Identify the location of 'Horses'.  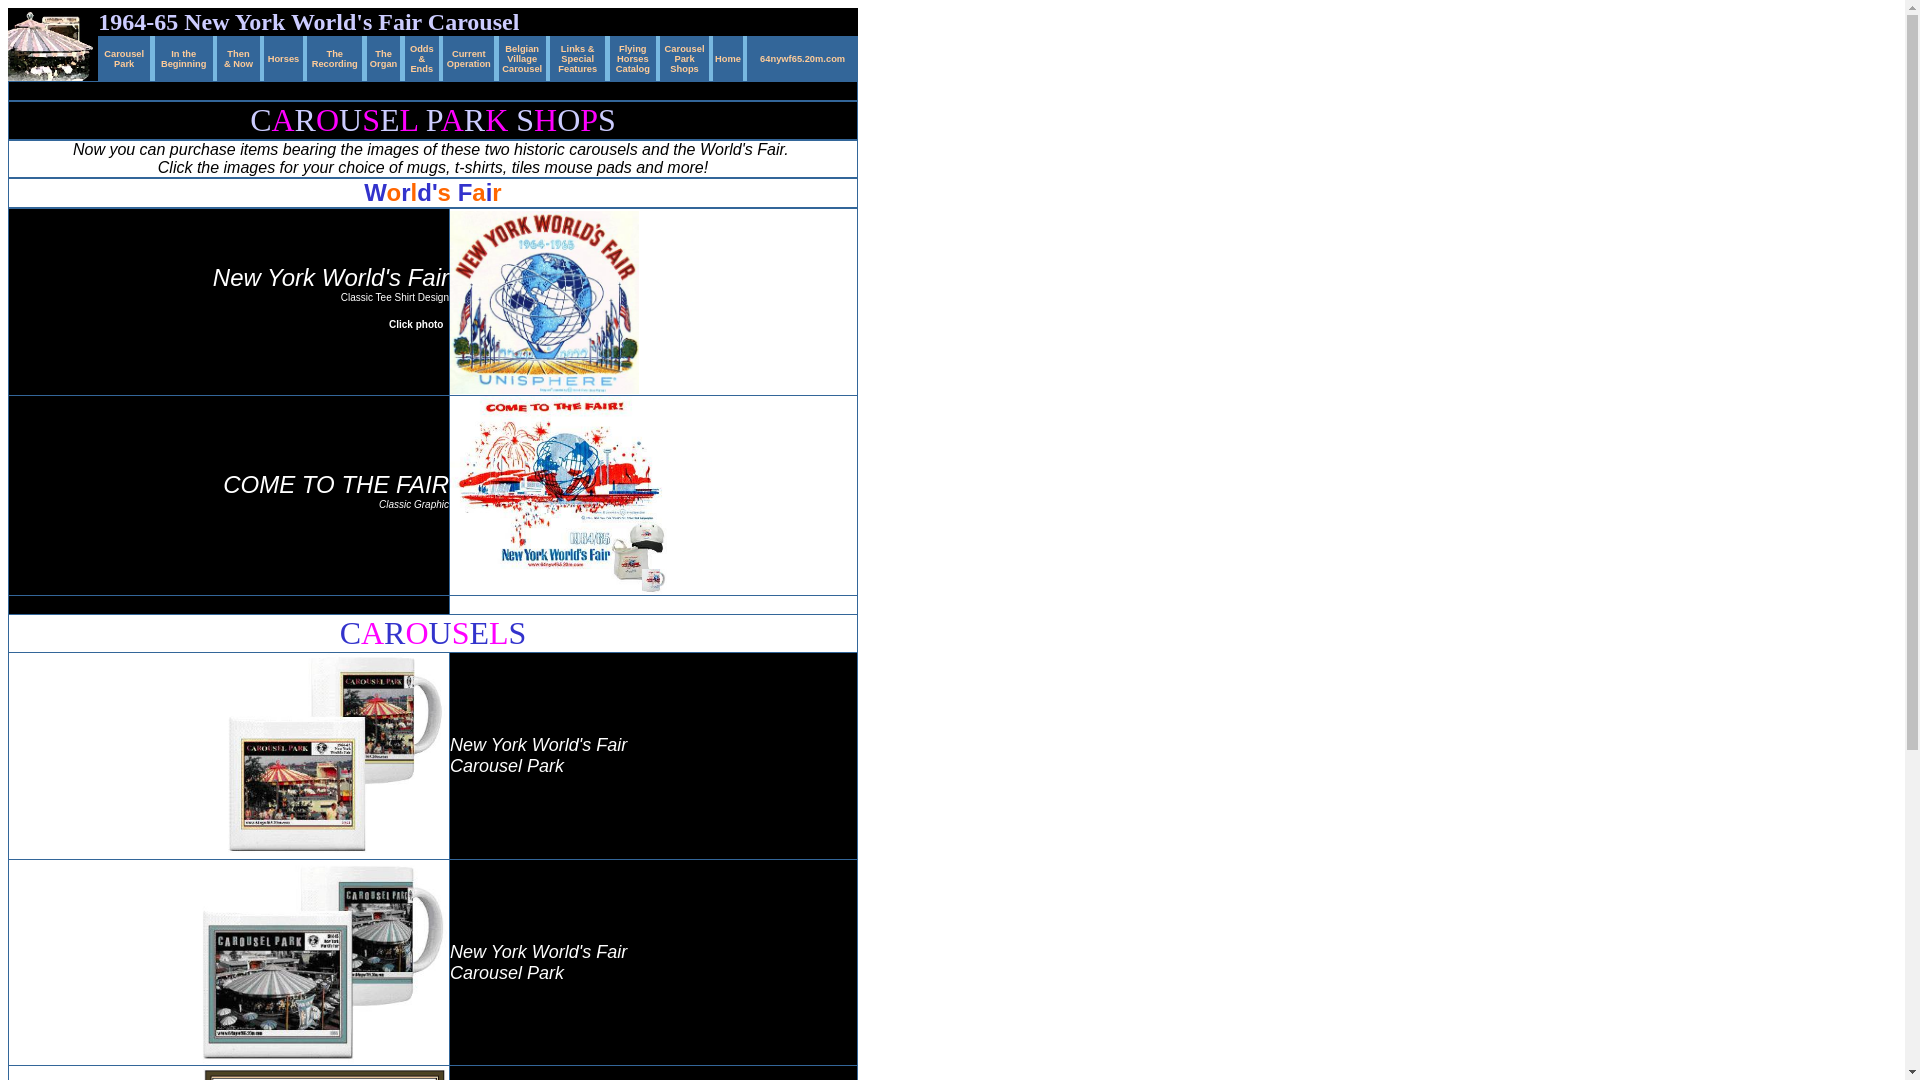
(282, 55).